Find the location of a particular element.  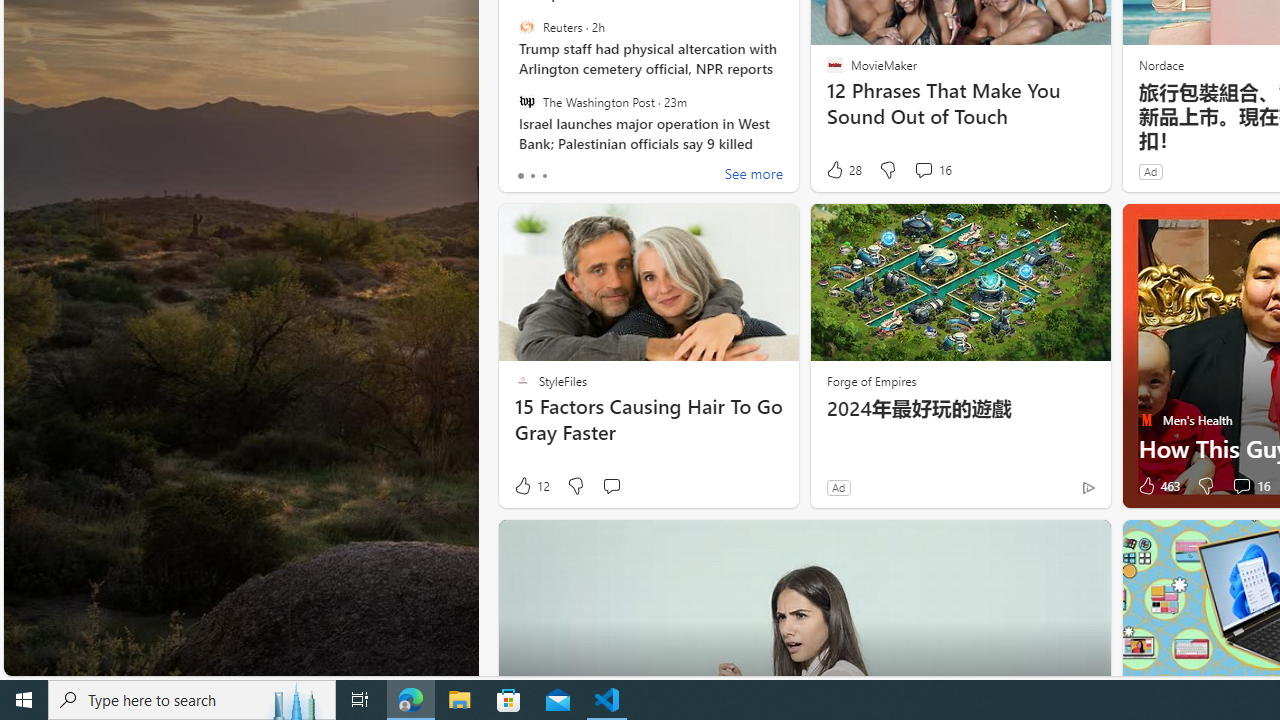

'463 Like' is located at coordinates (1157, 486).